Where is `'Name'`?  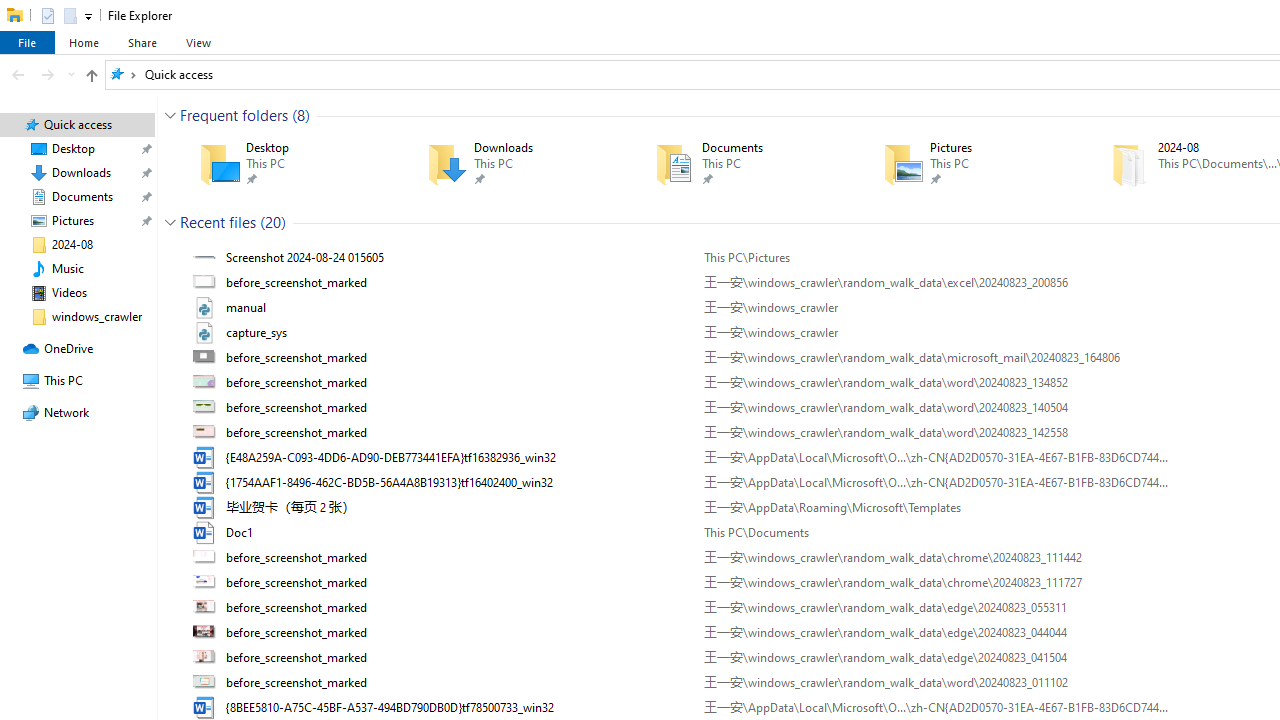
'Name' is located at coordinates (457, 682).